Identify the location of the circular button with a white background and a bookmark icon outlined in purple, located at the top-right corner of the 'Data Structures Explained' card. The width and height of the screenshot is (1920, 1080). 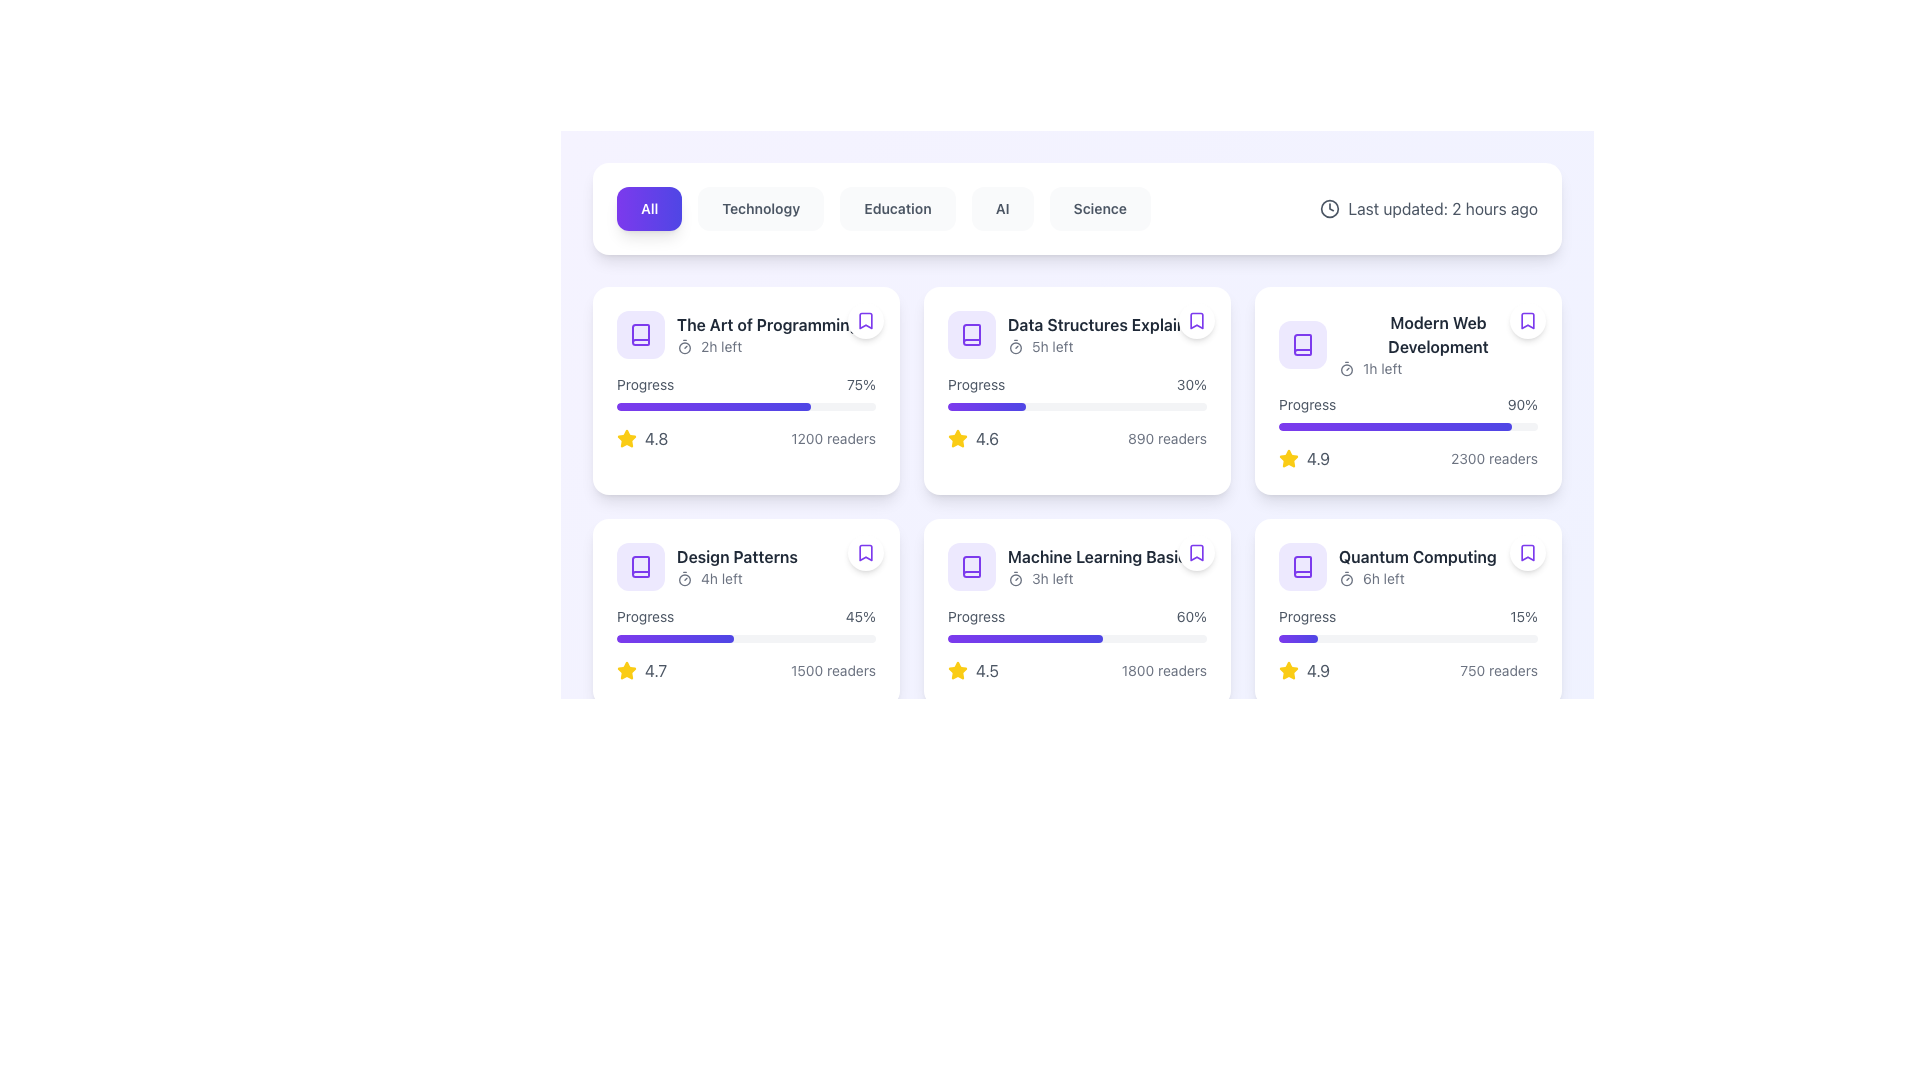
(1196, 319).